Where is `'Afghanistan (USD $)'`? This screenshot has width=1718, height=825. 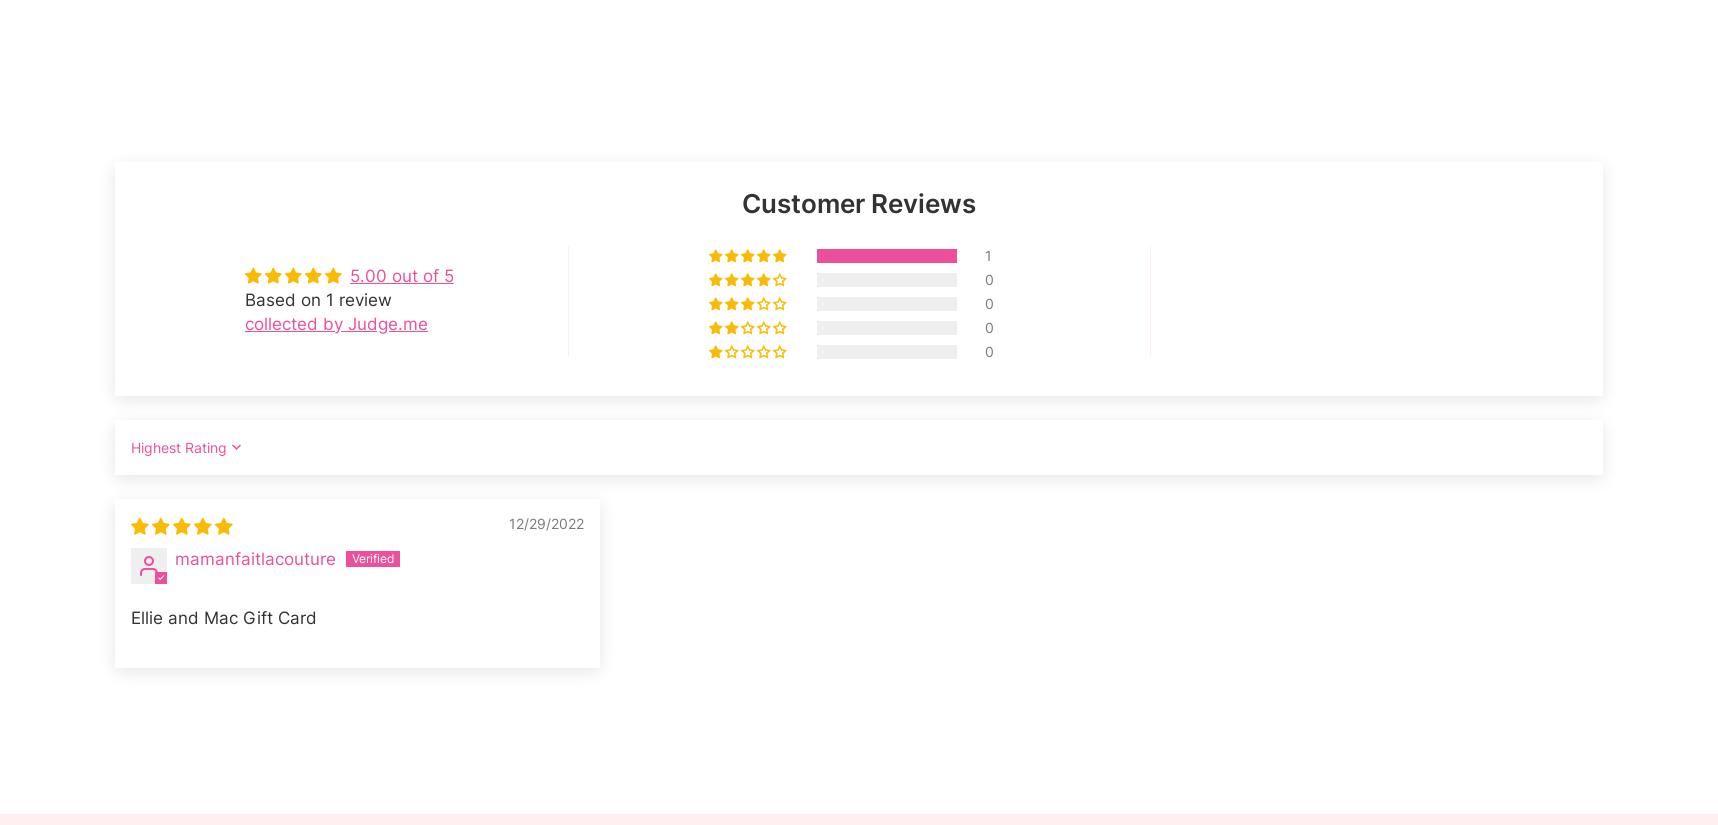
'Afghanistan (USD $)' is located at coordinates (185, 75).